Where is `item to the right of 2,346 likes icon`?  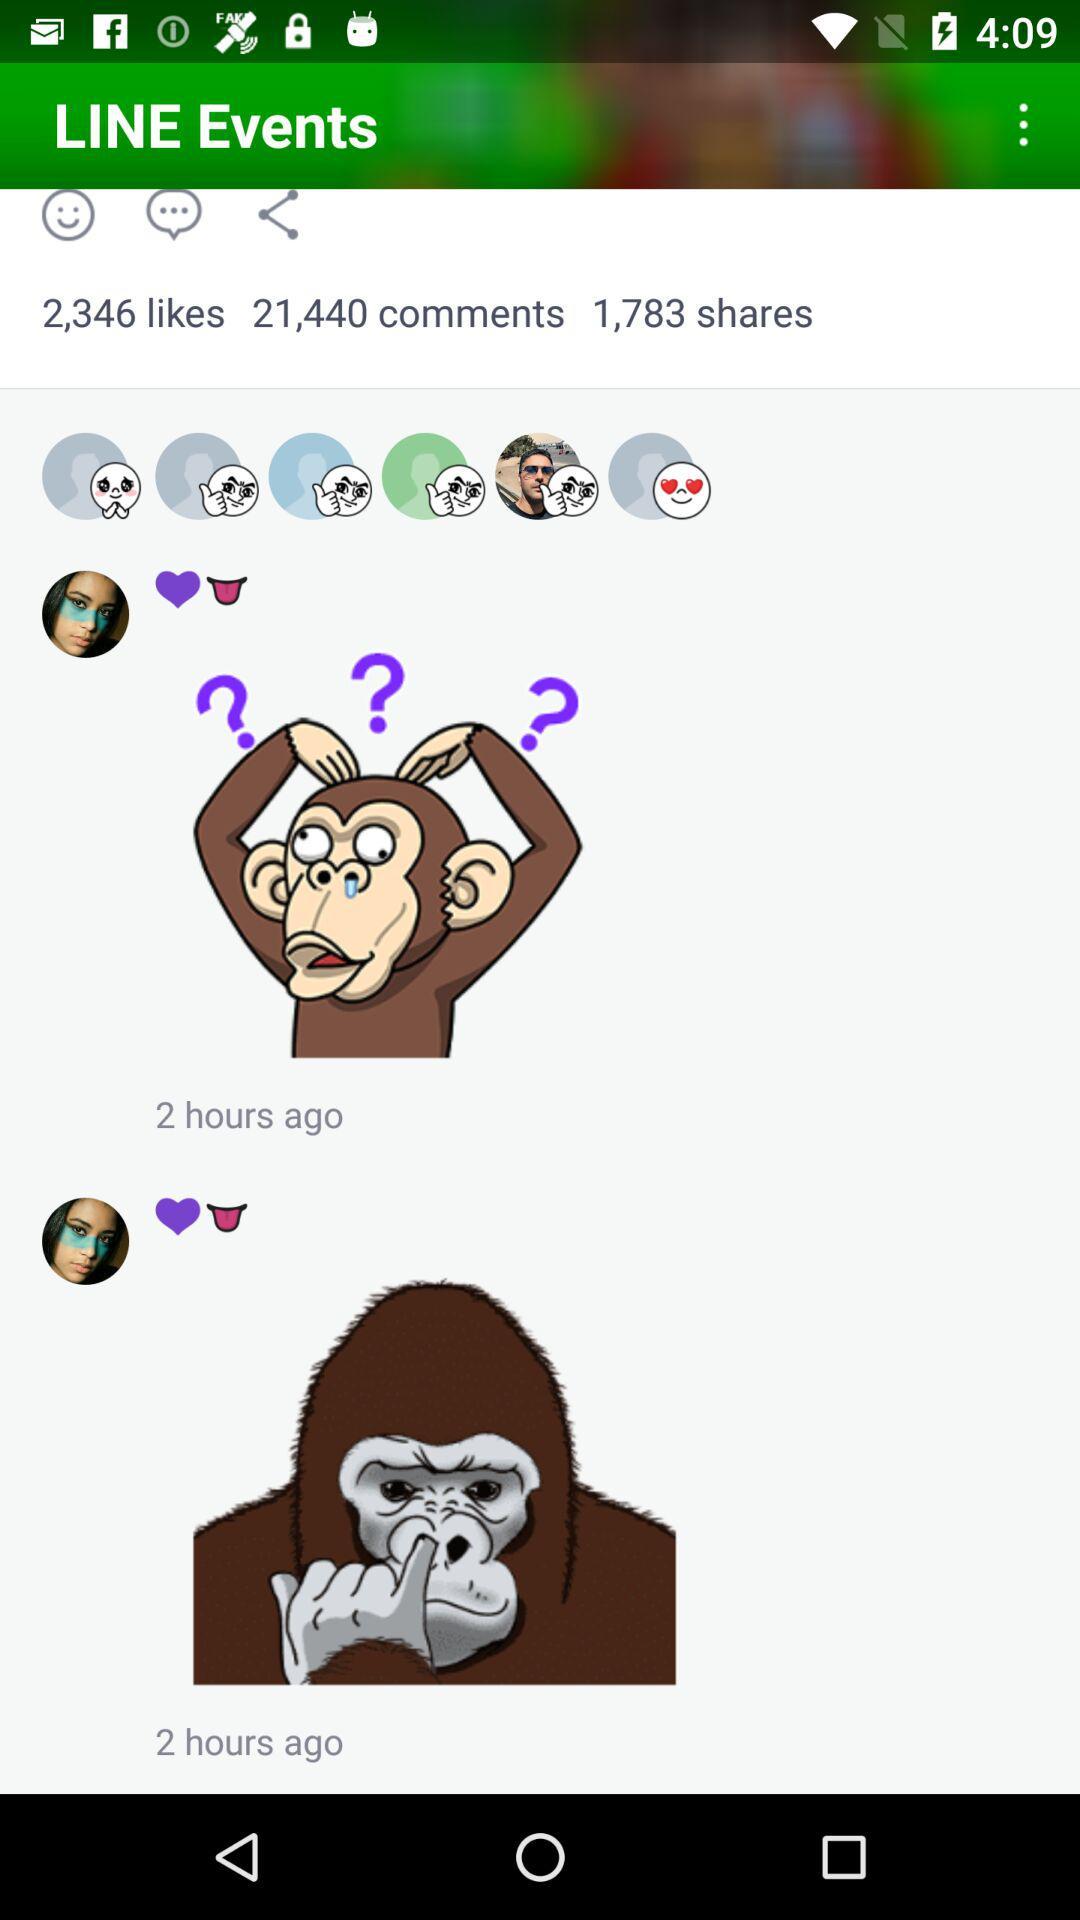
item to the right of 2,346 likes icon is located at coordinates (407, 312).